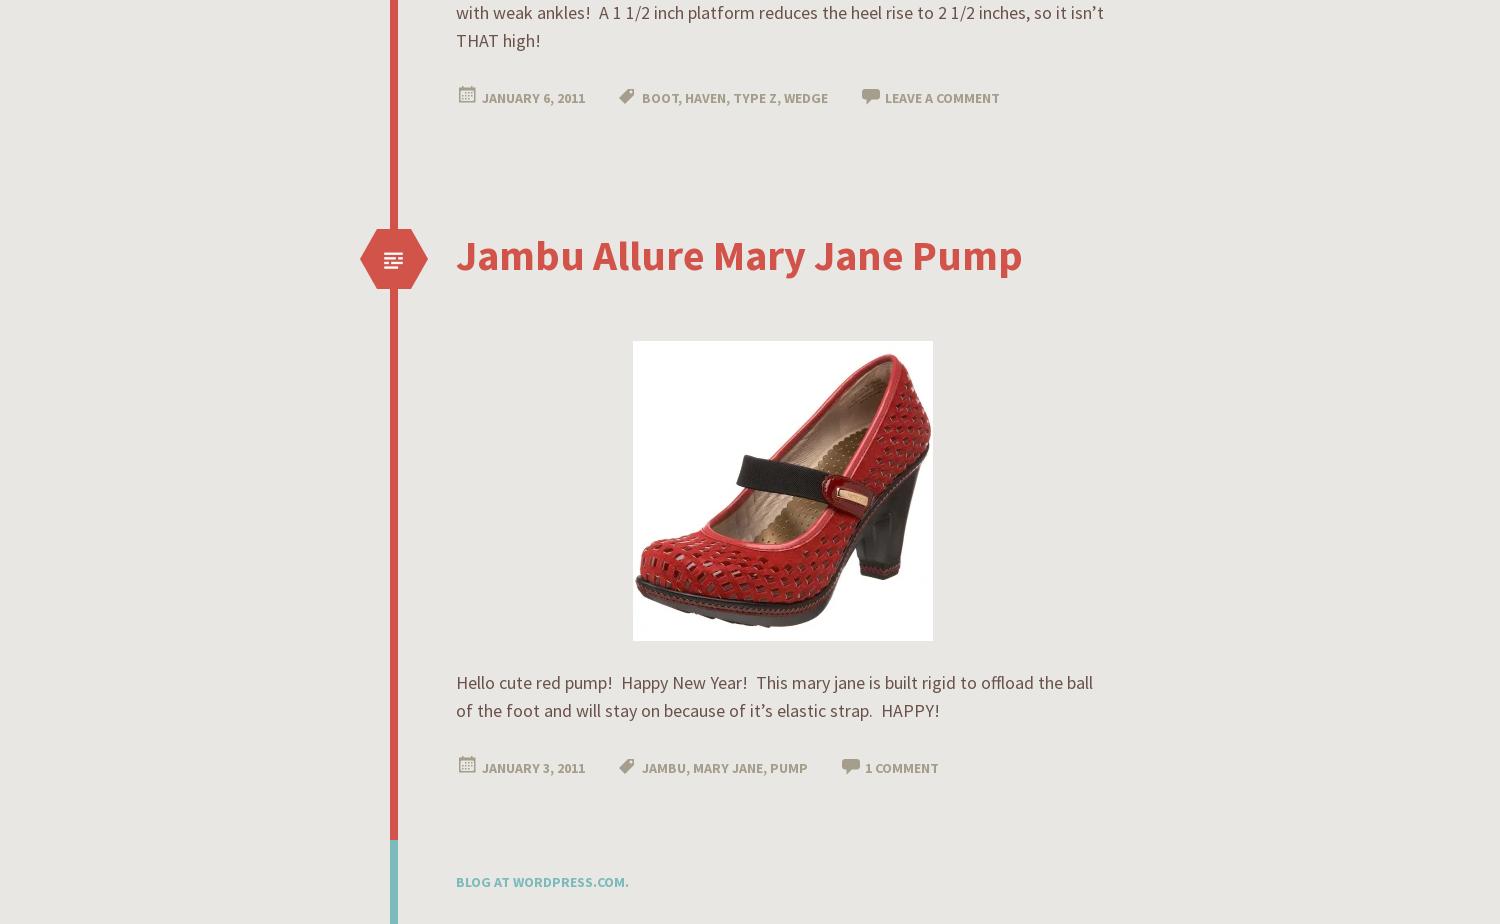 The width and height of the screenshot is (1500, 924). I want to click on 'January 6, 2011', so click(480, 98).